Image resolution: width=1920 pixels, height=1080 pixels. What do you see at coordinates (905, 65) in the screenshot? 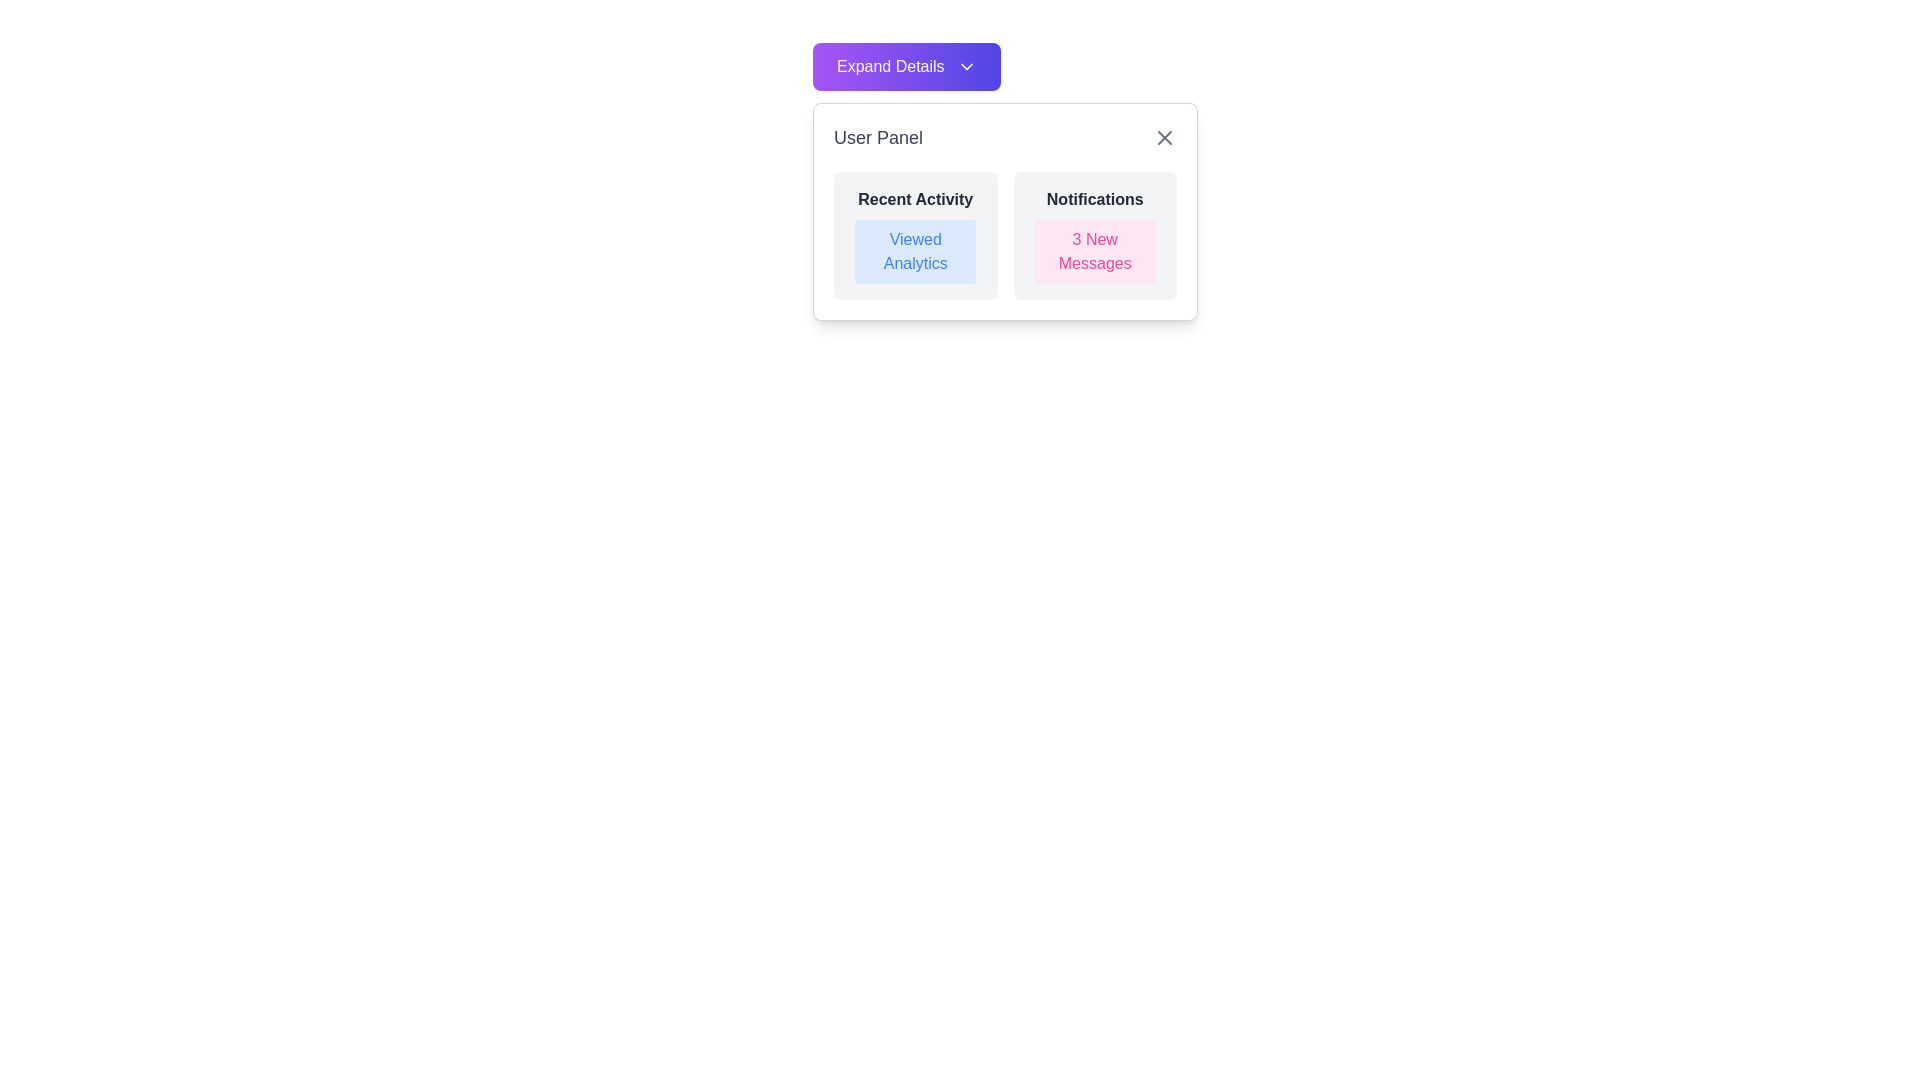
I see `the expand/collapse button located in the top-left section of the user interface to change its color` at bounding box center [905, 65].